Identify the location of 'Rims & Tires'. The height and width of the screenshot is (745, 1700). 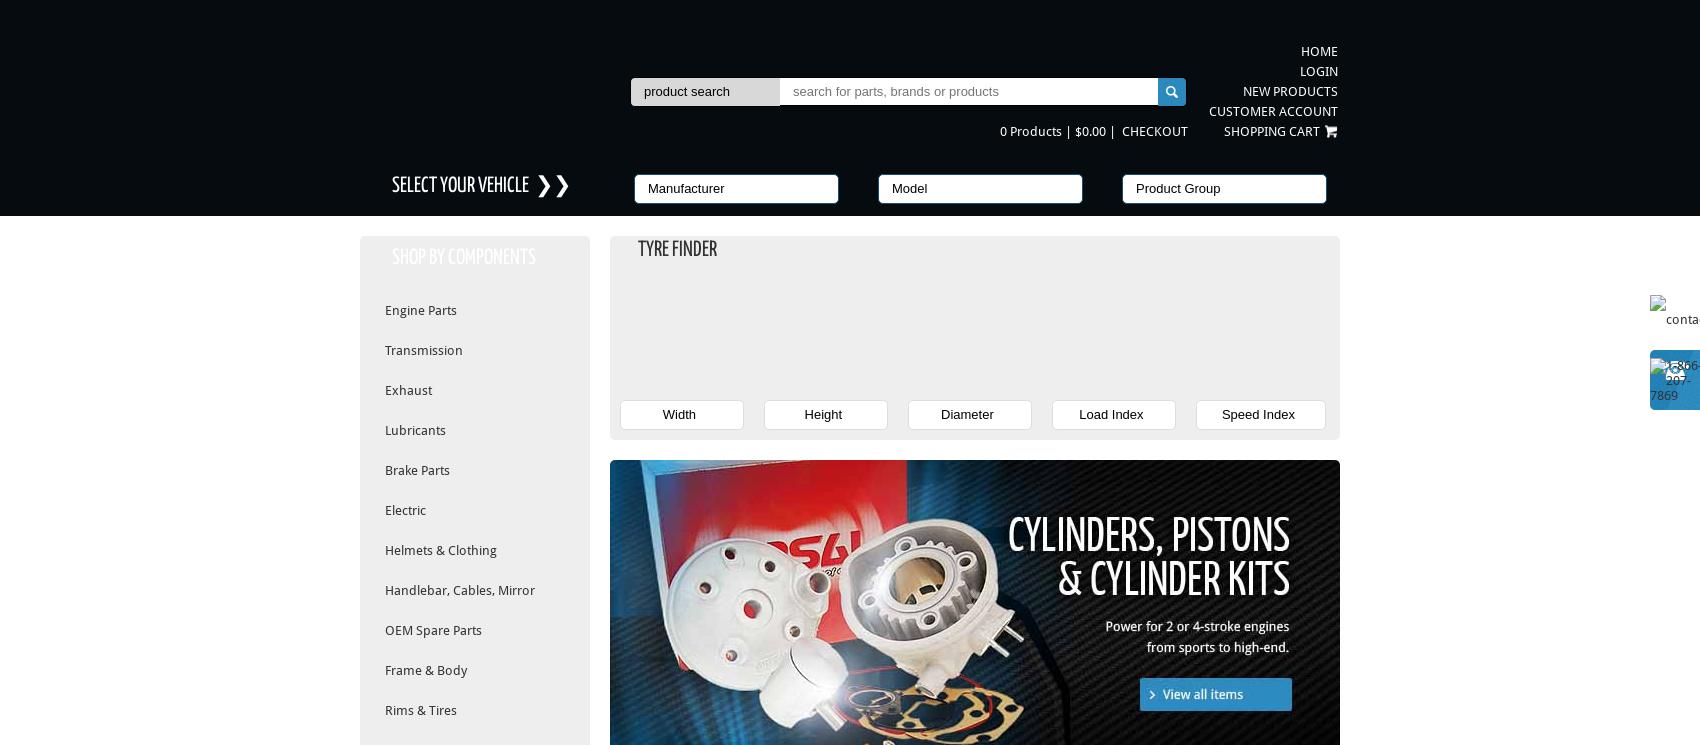
(419, 710).